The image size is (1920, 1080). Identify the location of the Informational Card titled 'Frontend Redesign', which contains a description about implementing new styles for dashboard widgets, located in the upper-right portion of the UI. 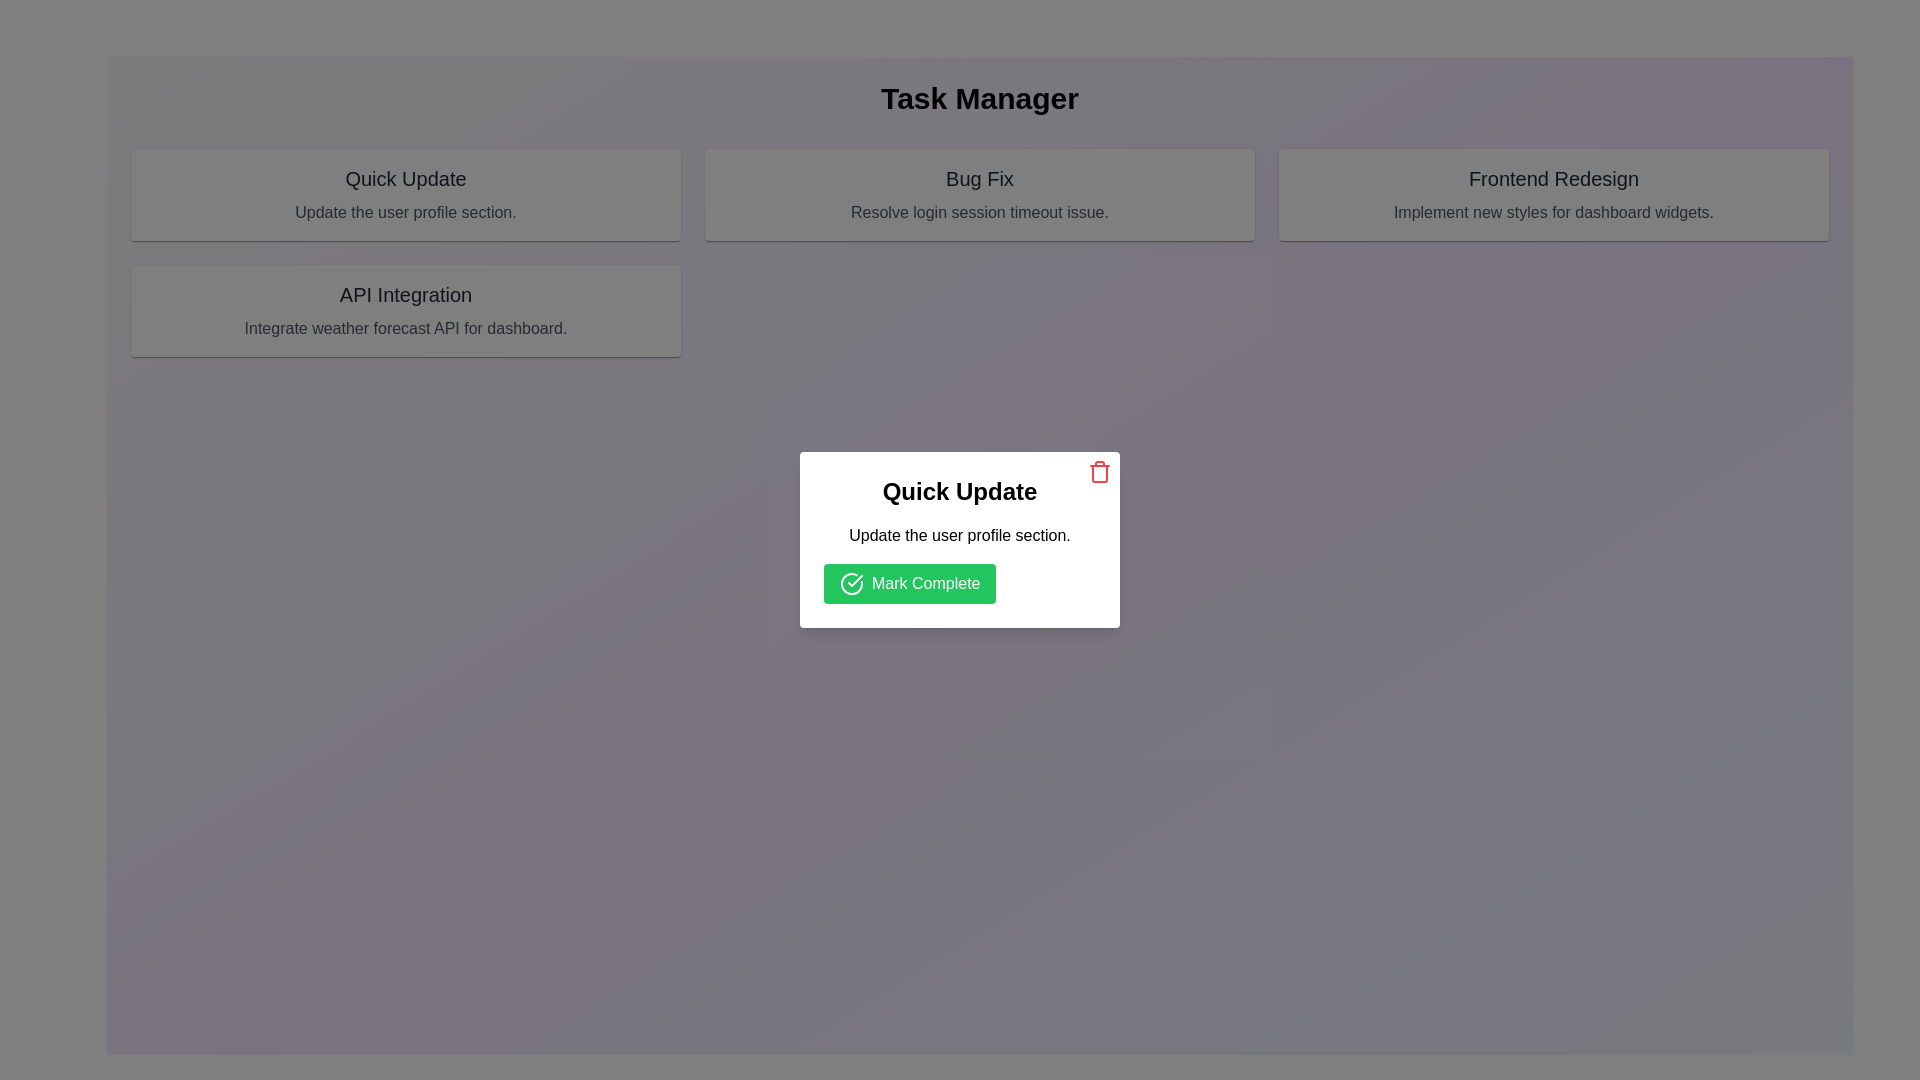
(1540, 182).